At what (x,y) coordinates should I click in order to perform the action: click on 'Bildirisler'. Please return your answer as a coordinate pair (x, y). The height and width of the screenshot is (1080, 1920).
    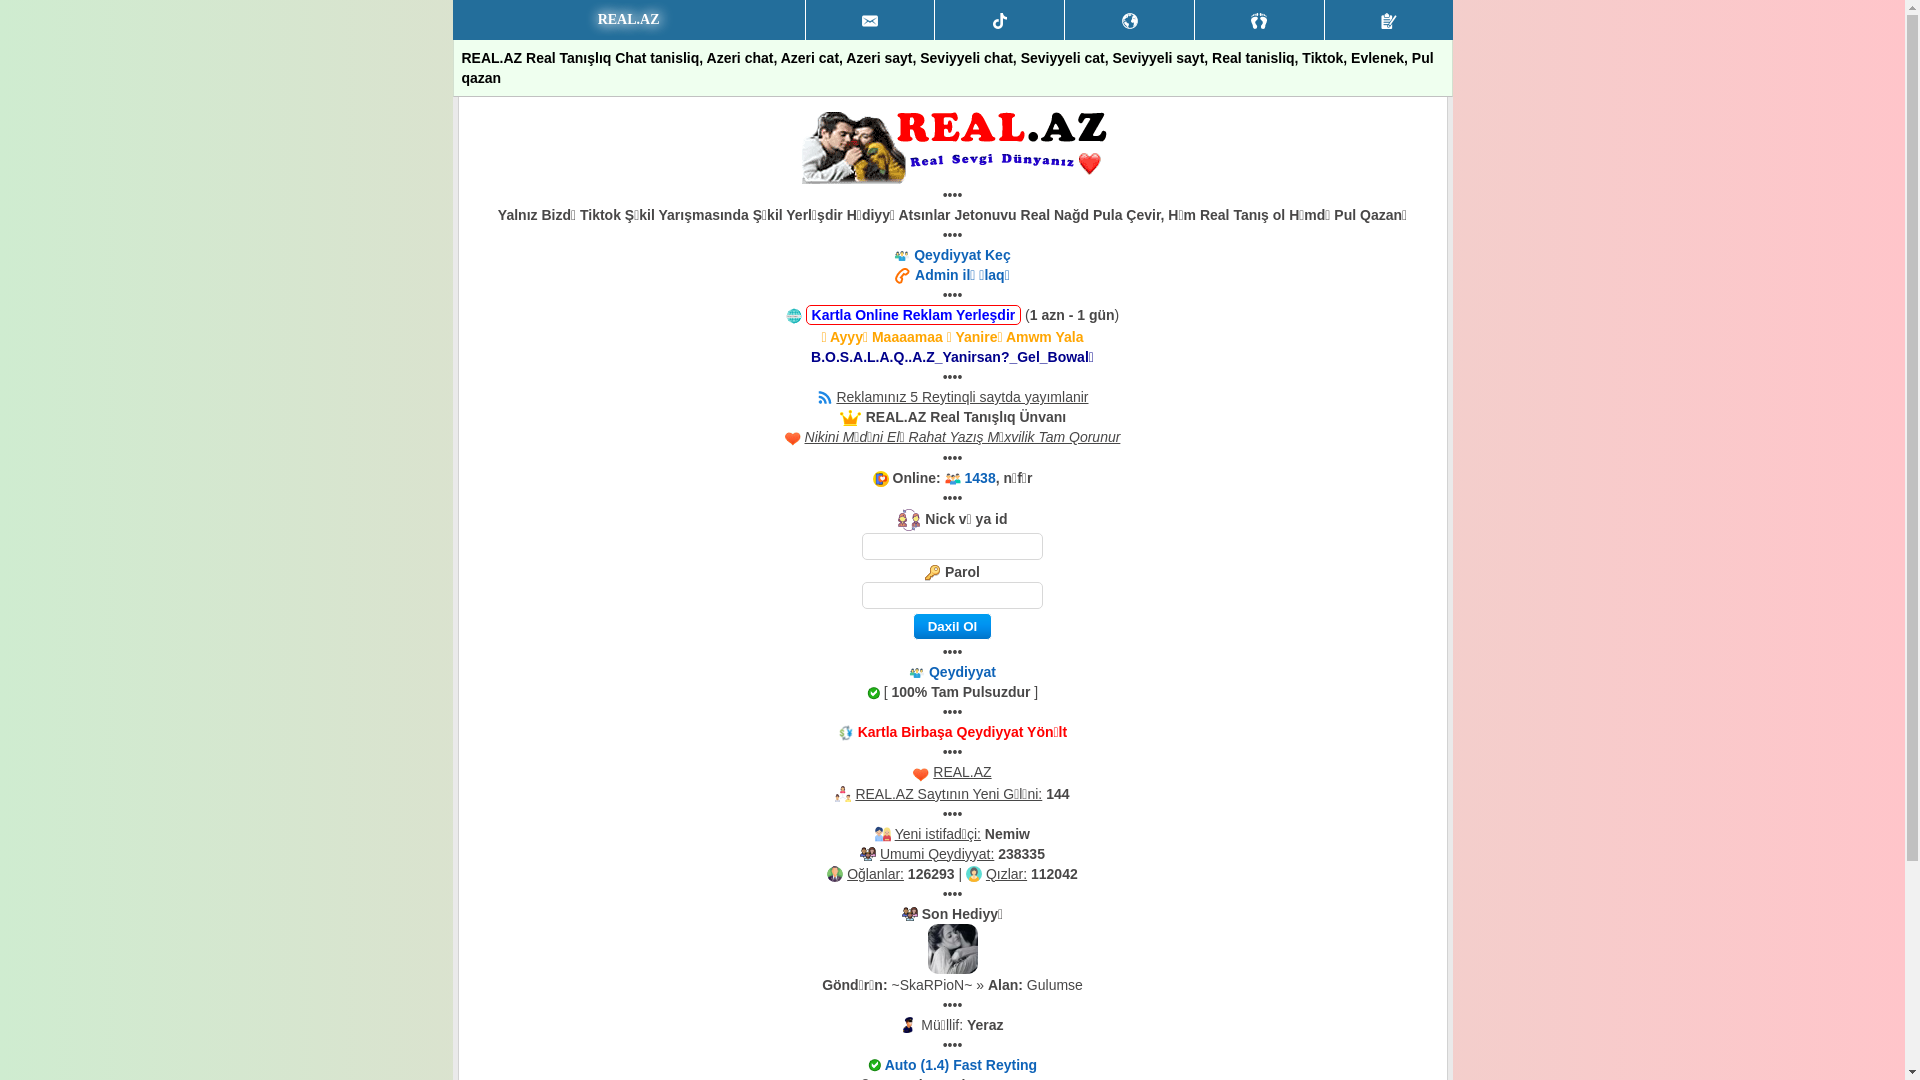
    Looking at the image, I should click on (1129, 19).